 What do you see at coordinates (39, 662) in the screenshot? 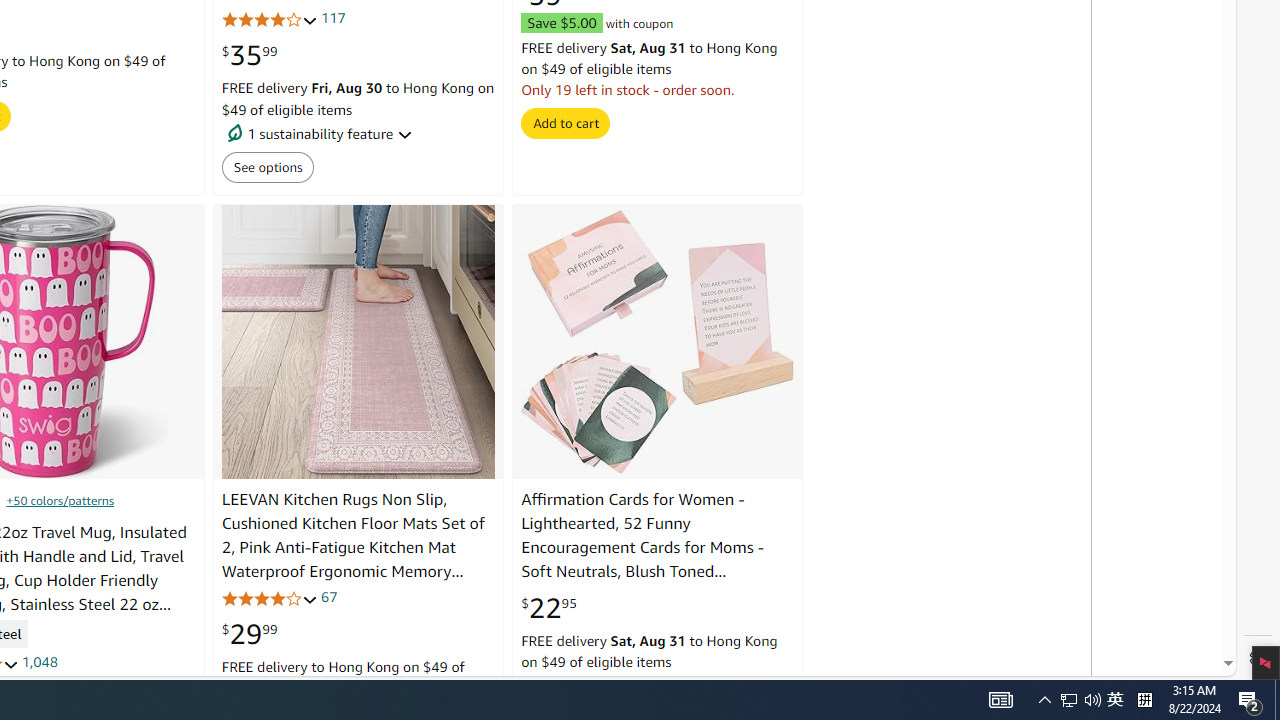
I see `'1,048'` at bounding box center [39, 662].